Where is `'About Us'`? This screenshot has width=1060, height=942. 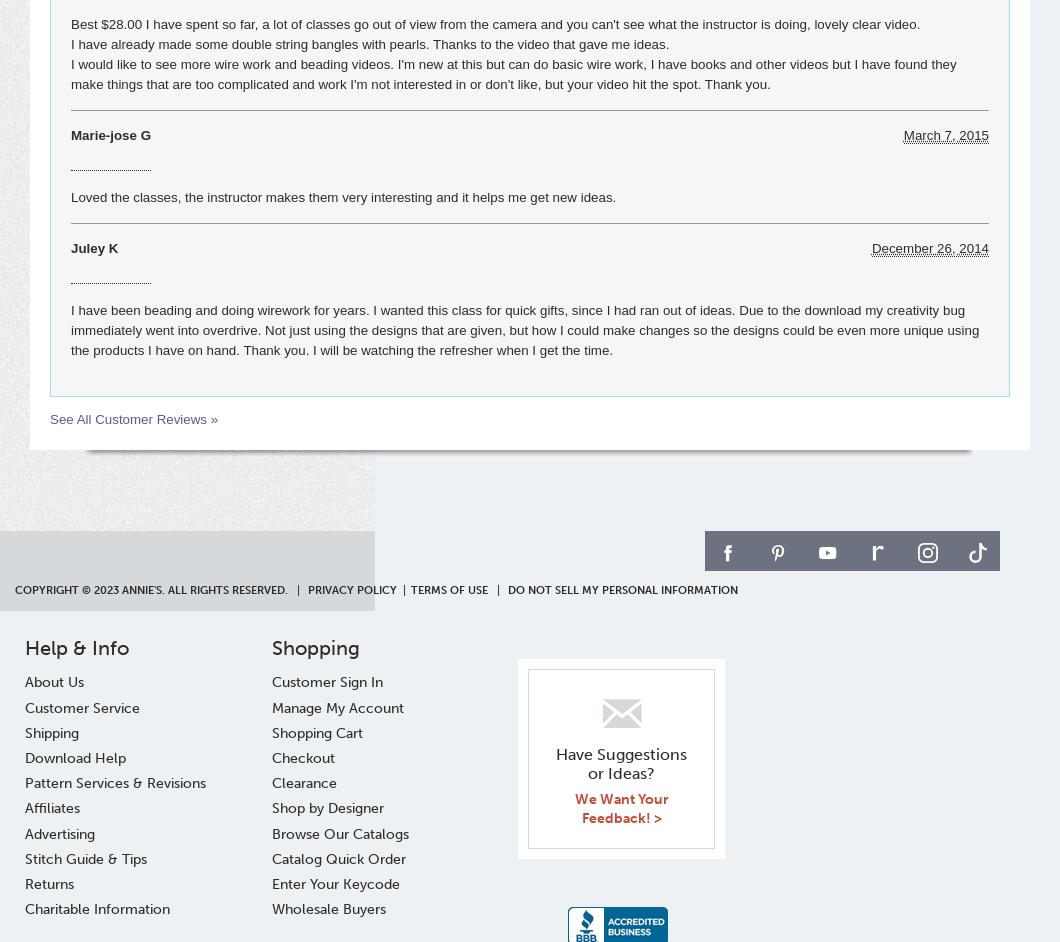
'About Us' is located at coordinates (54, 682).